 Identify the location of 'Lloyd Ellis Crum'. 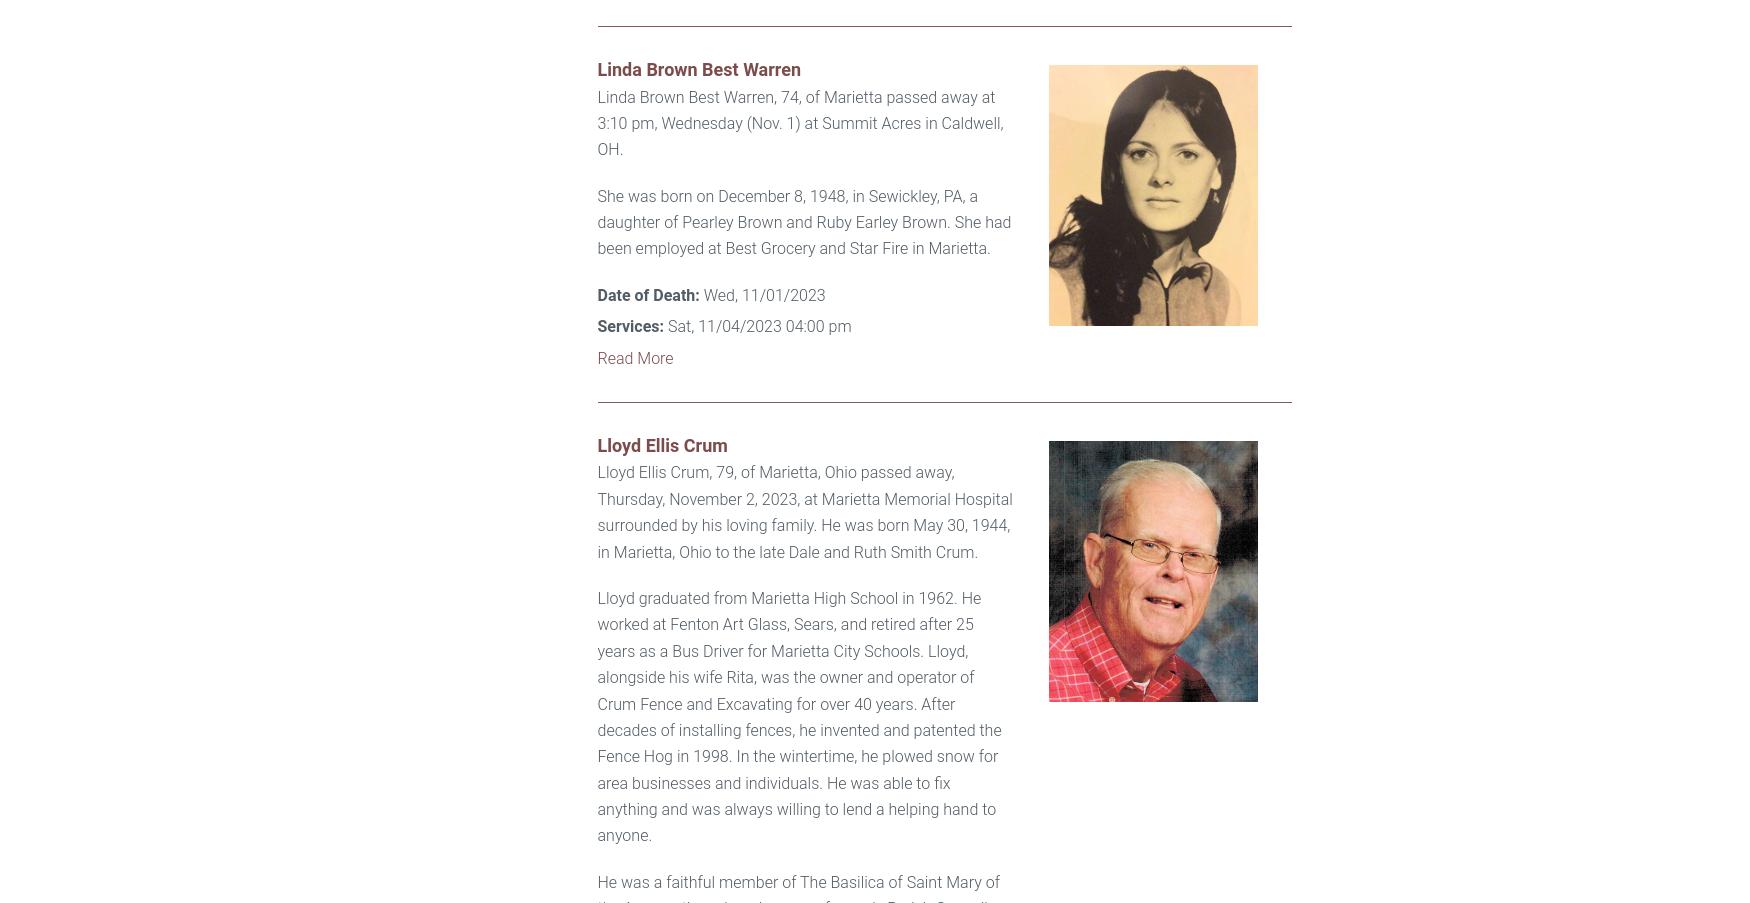
(661, 444).